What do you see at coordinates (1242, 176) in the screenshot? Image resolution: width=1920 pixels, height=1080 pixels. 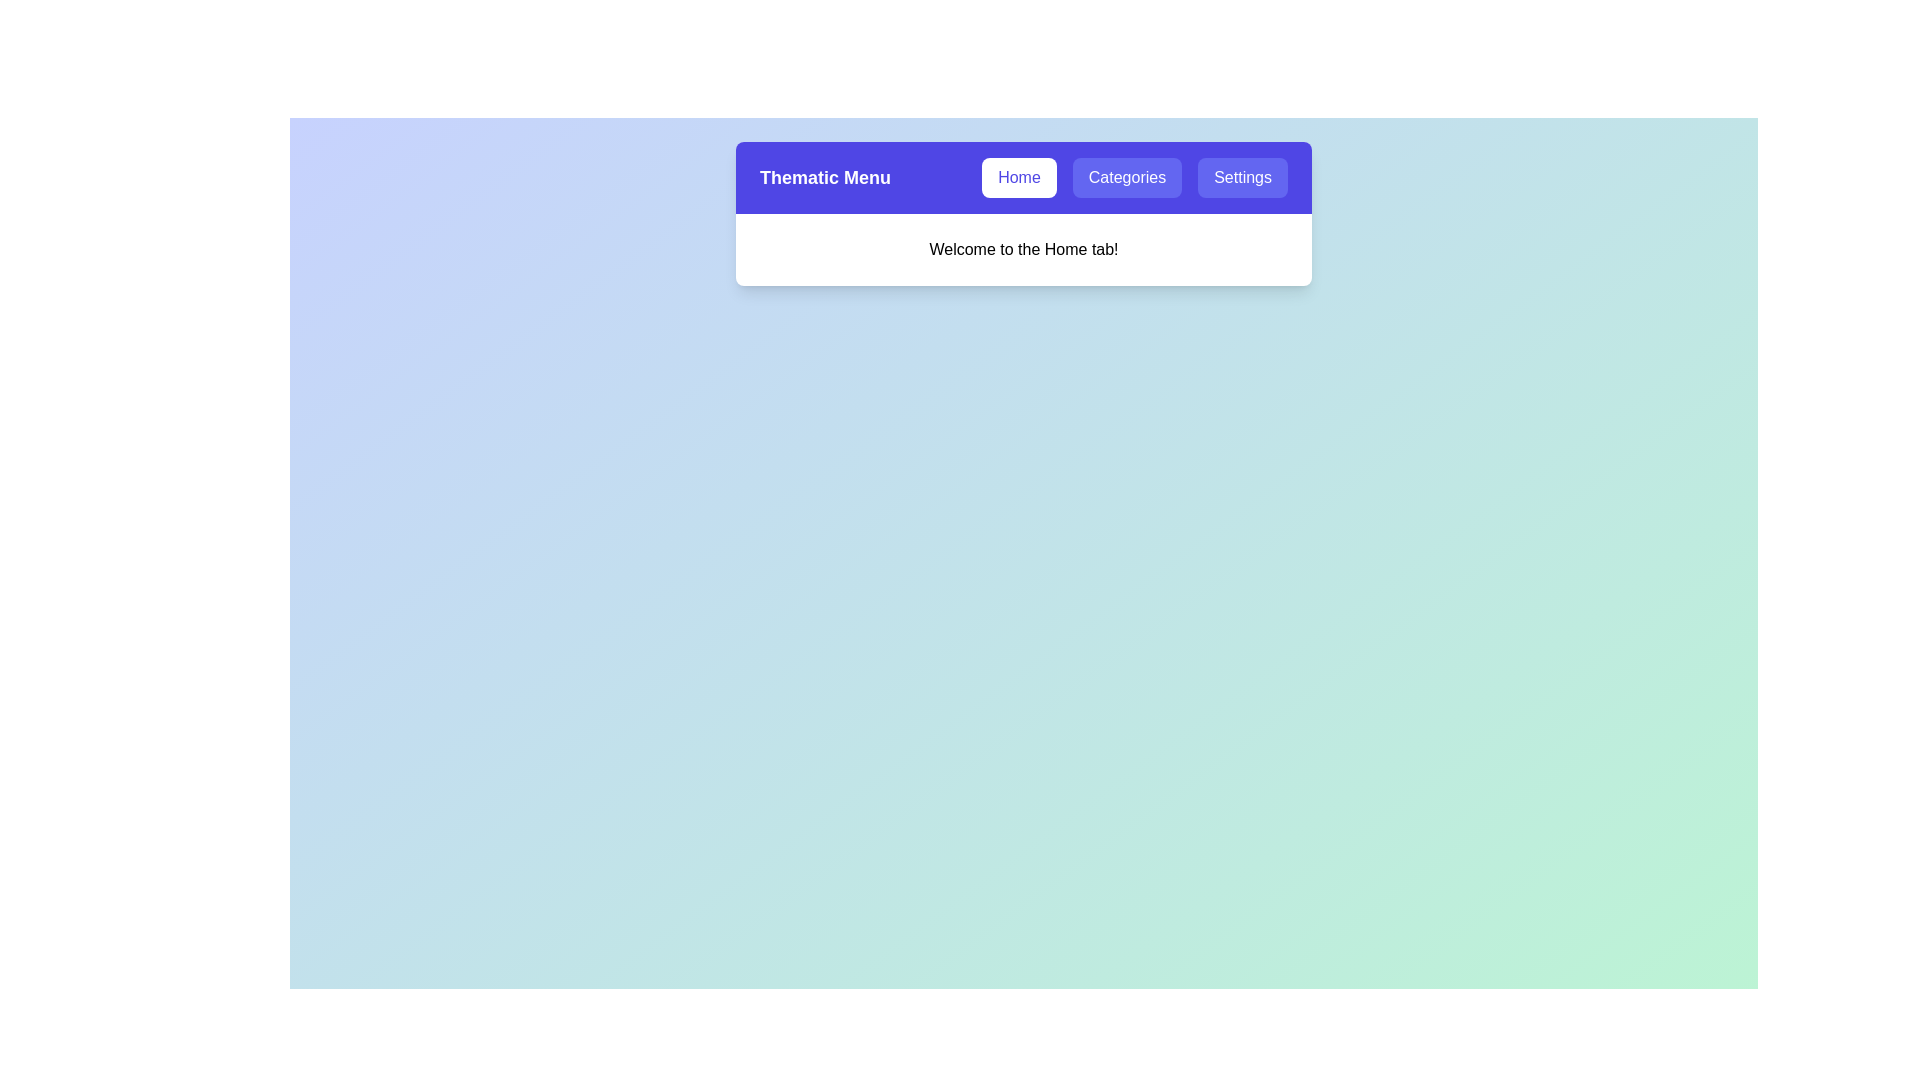 I see `the Settings button to navigate to the corresponding tab` at bounding box center [1242, 176].